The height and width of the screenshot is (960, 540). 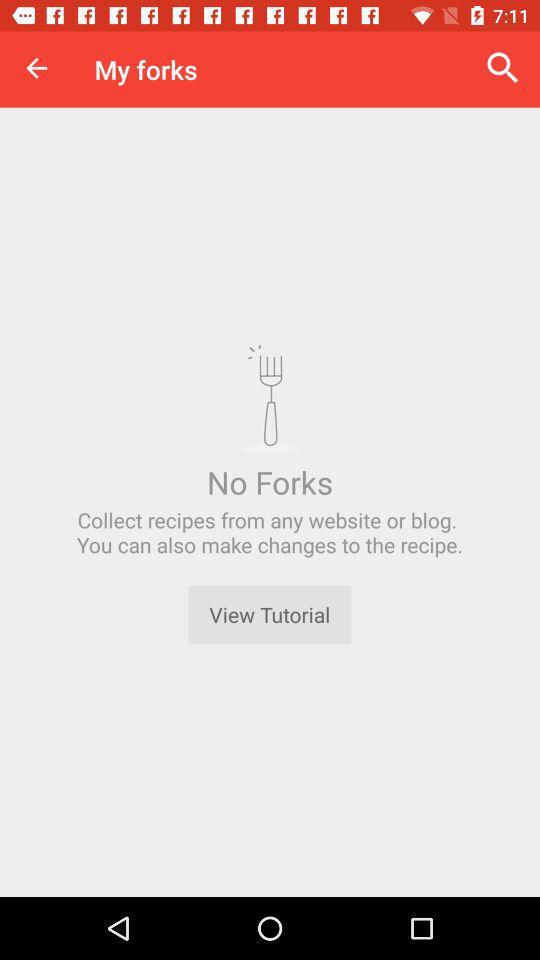 I want to click on item at the top right corner, so click(x=502, y=68).